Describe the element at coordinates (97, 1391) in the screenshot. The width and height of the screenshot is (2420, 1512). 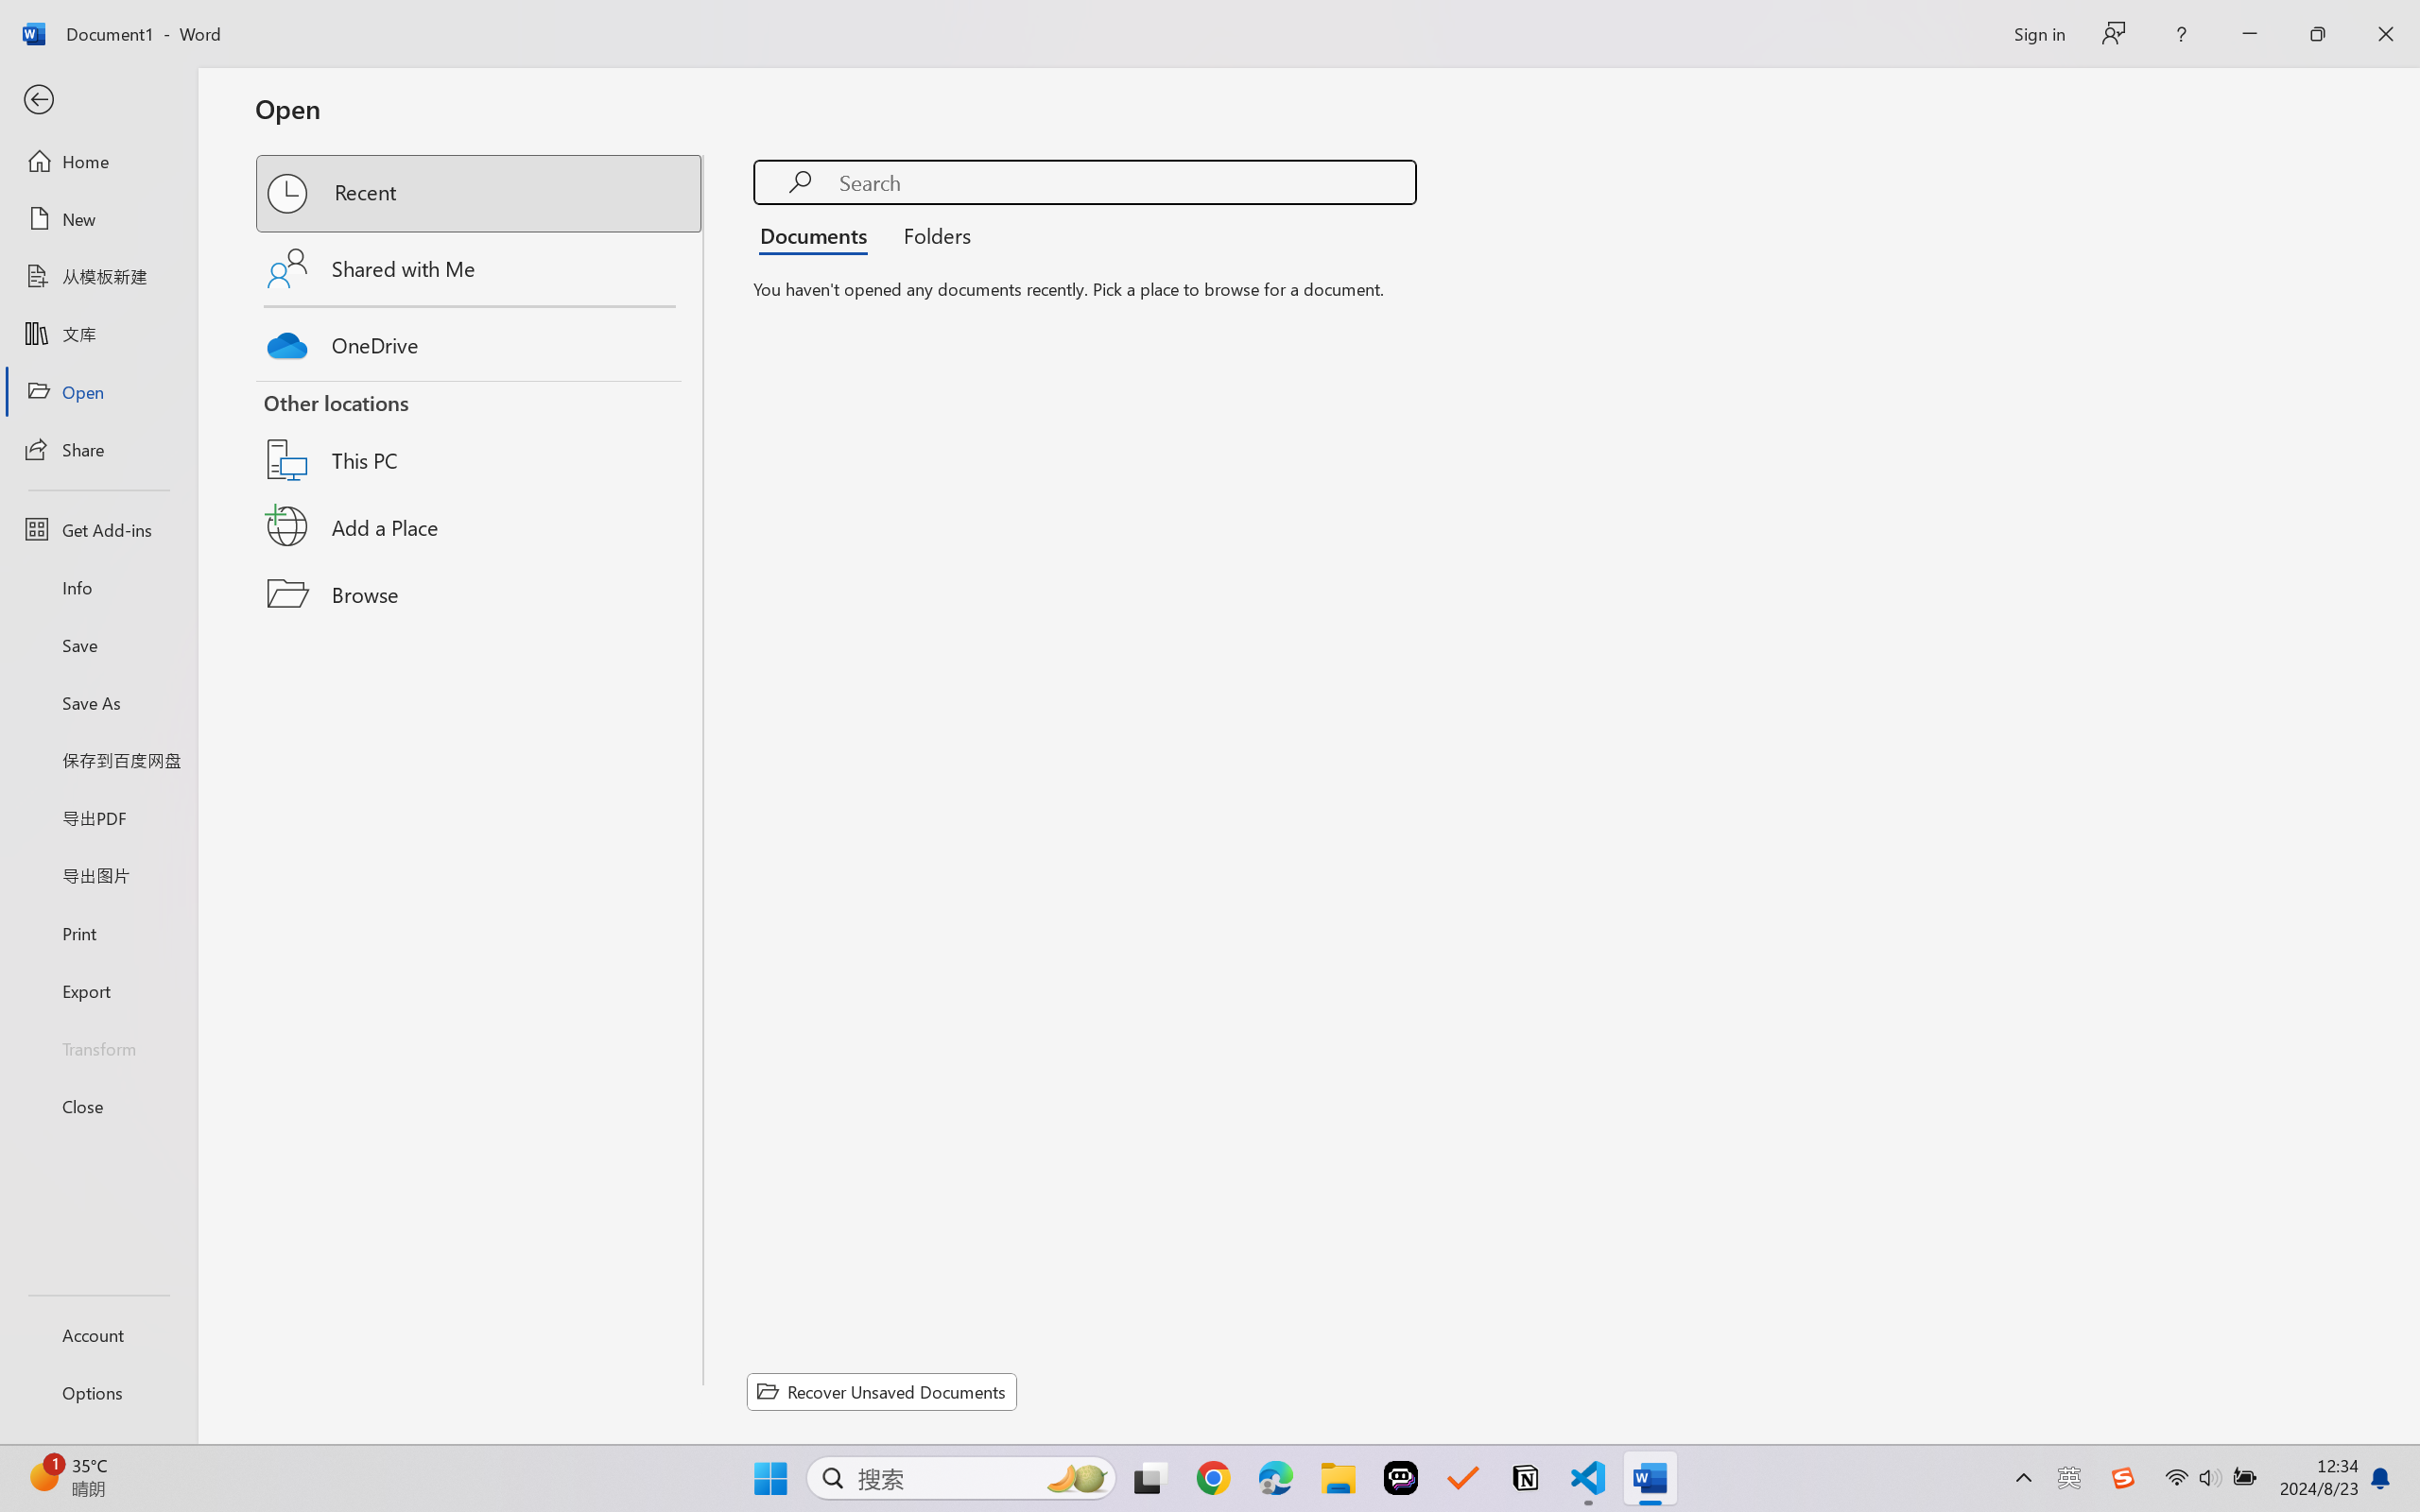
I see `'Options'` at that location.